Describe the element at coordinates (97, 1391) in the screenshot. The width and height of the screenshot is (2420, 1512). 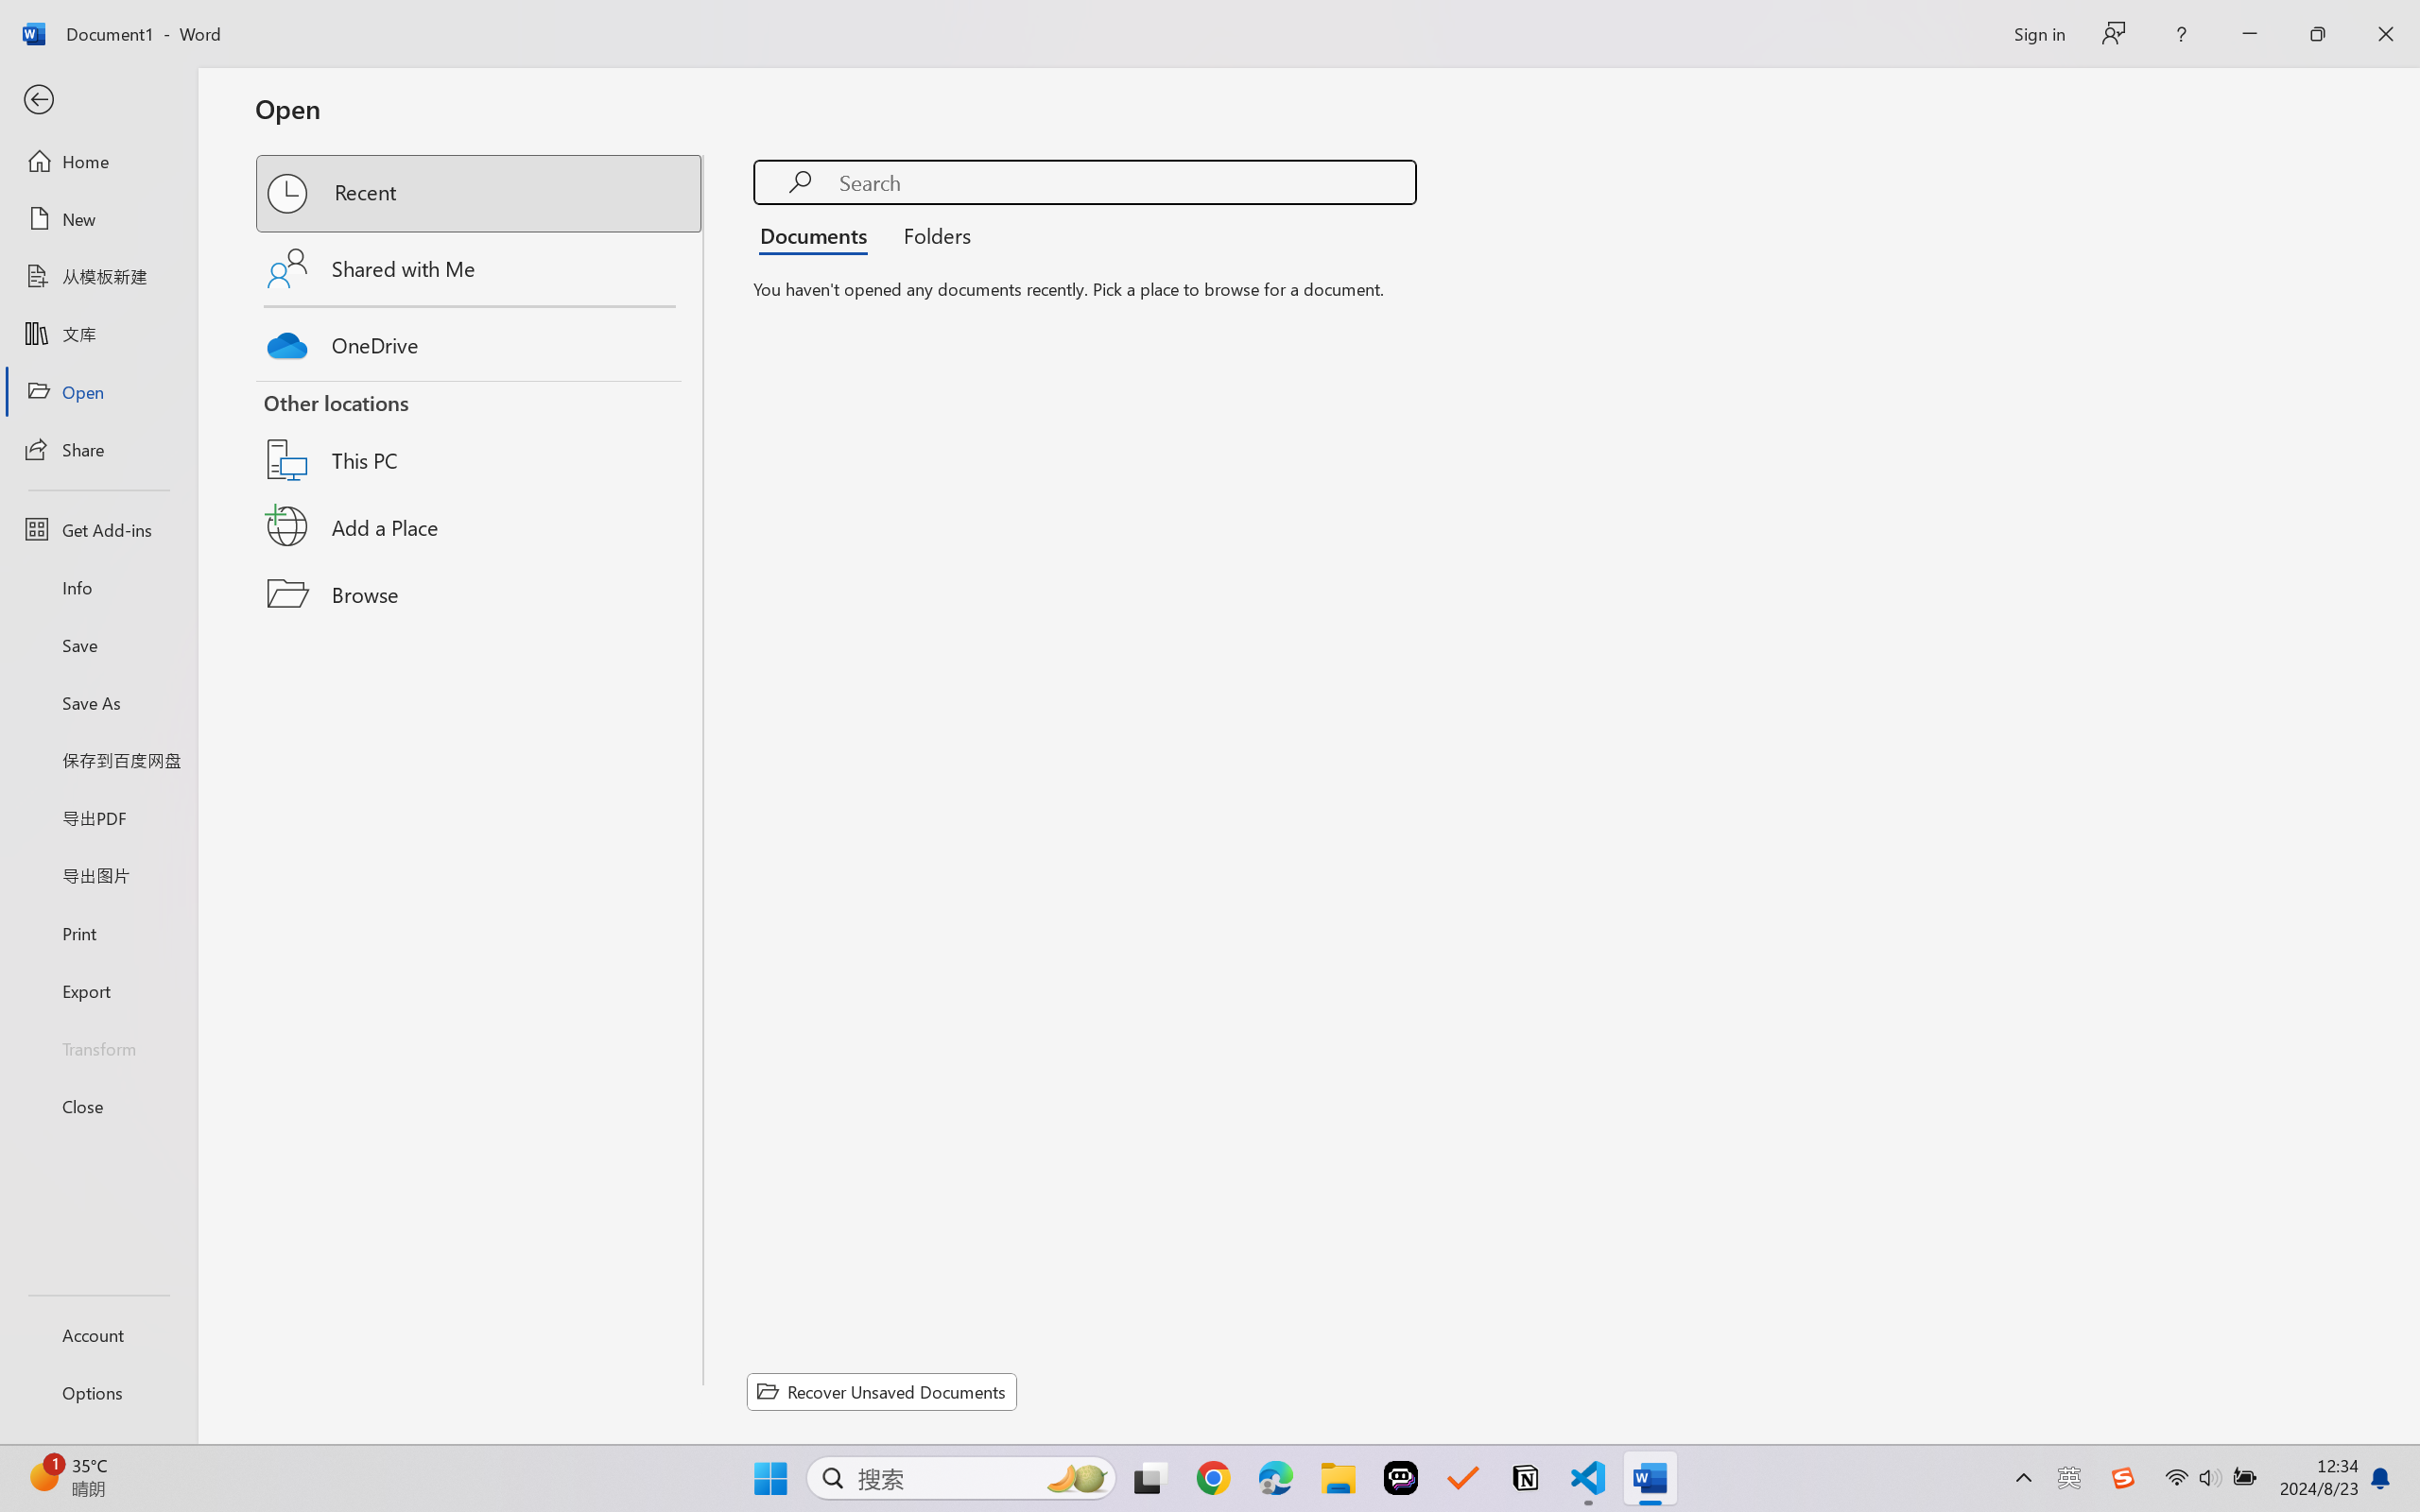
I see `'Options'` at that location.